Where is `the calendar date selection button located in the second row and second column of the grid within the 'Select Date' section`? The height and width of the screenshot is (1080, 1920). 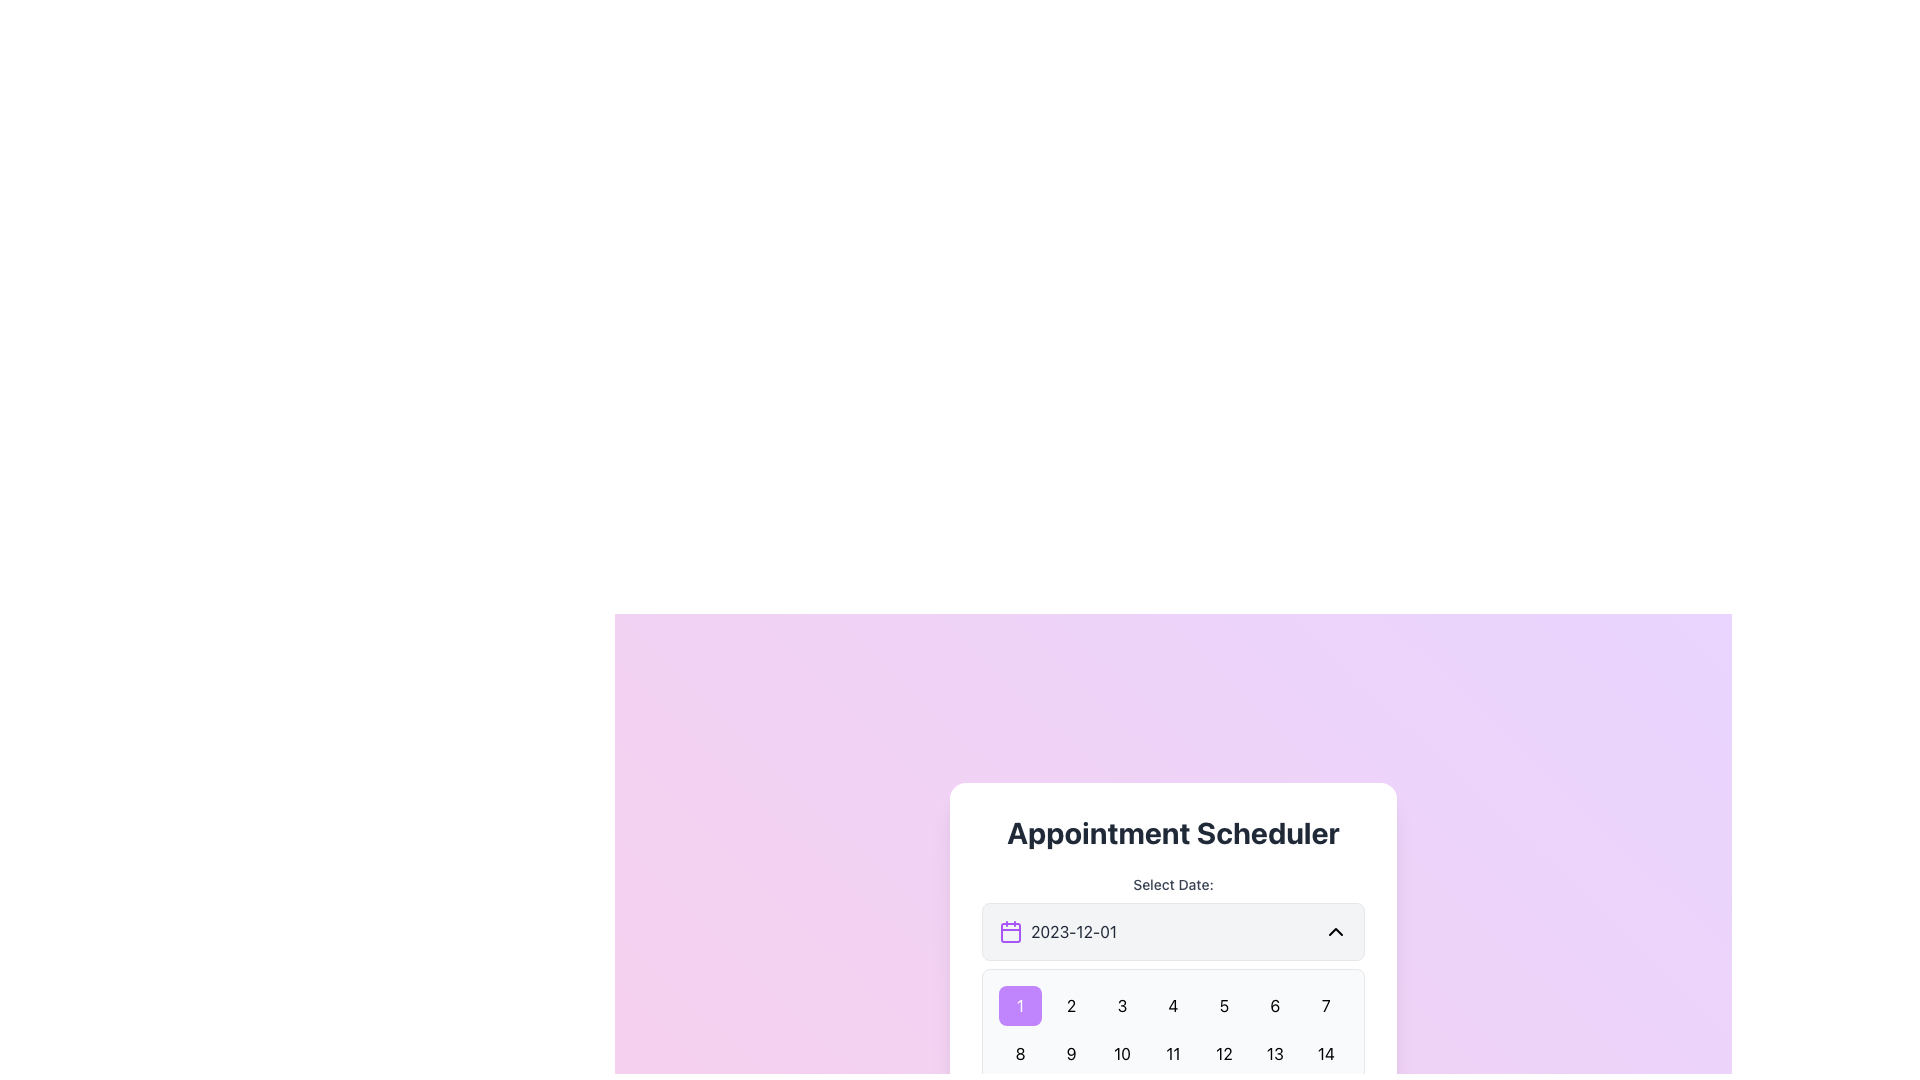
the calendar date selection button located in the second row and second column of the grid within the 'Select Date' section is located at coordinates (1070, 1053).